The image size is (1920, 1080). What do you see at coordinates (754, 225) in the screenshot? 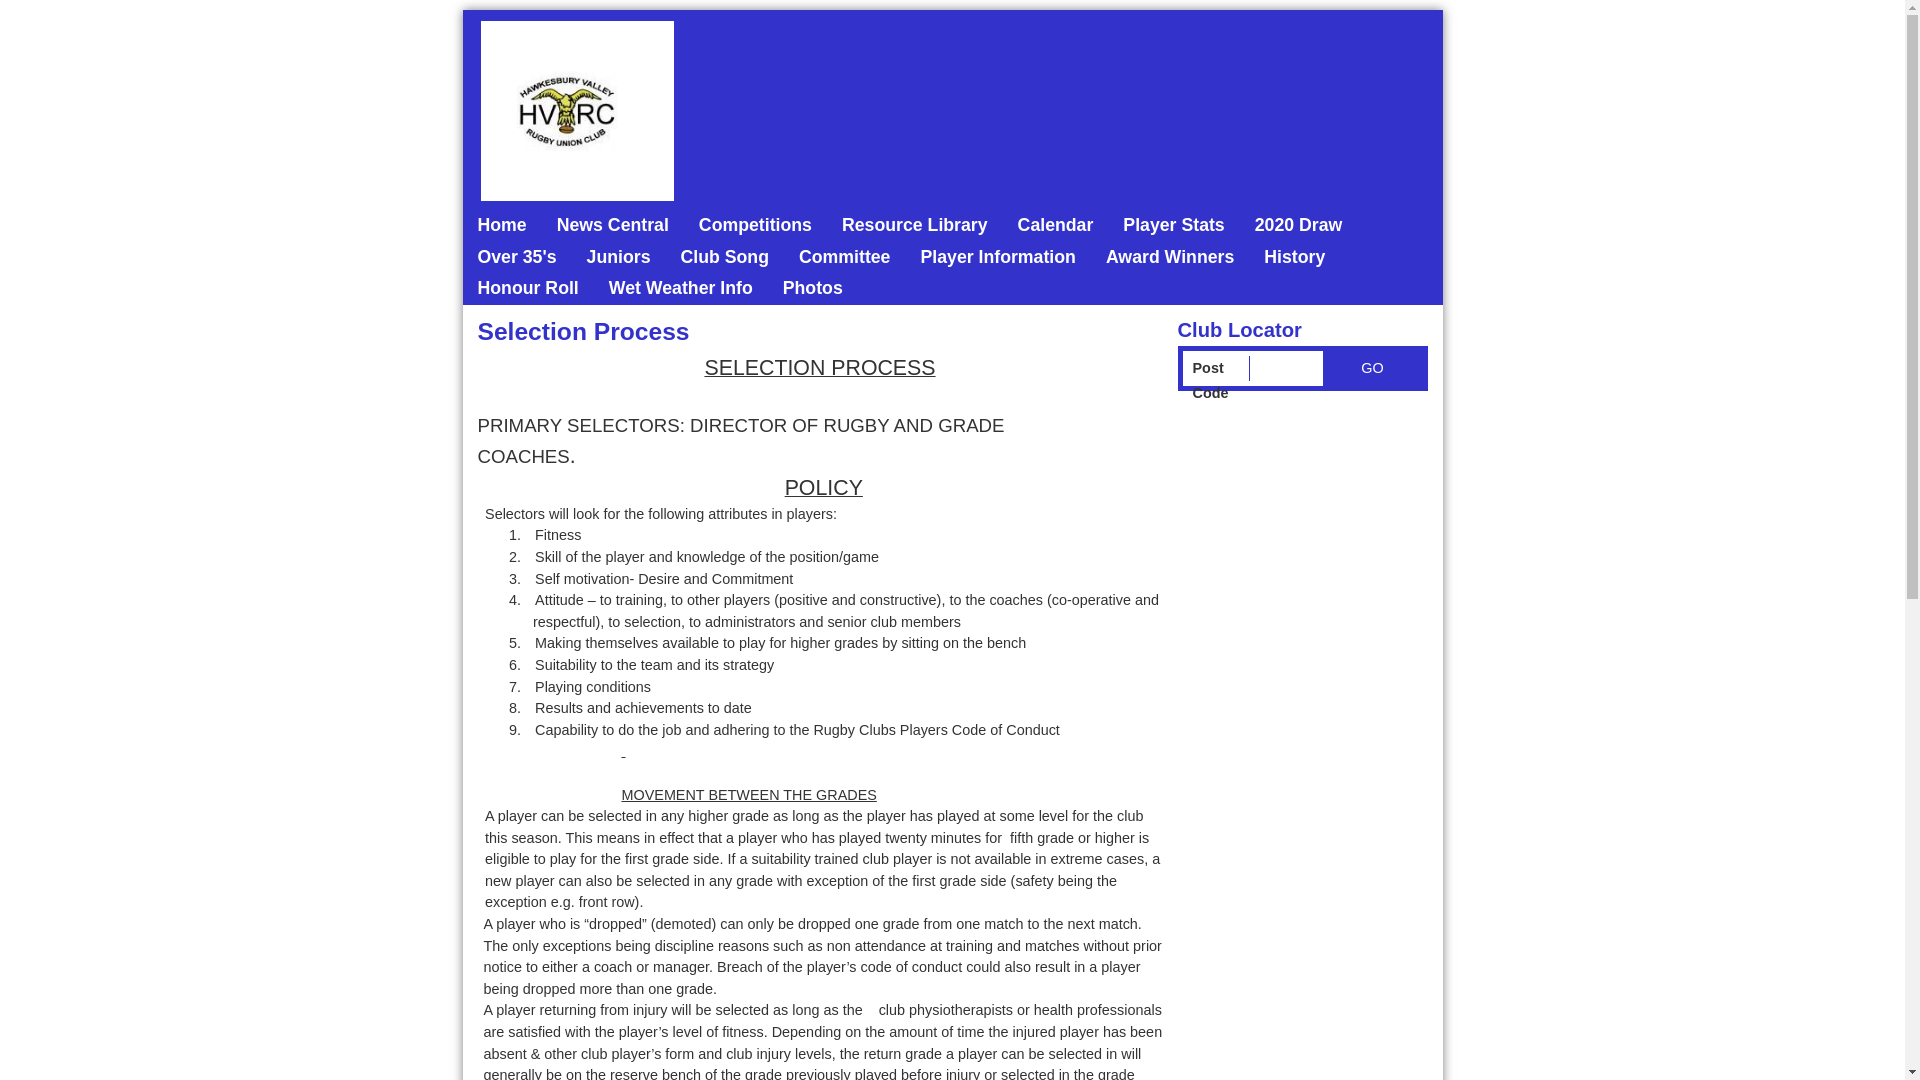
I see `'Competitions'` at bounding box center [754, 225].